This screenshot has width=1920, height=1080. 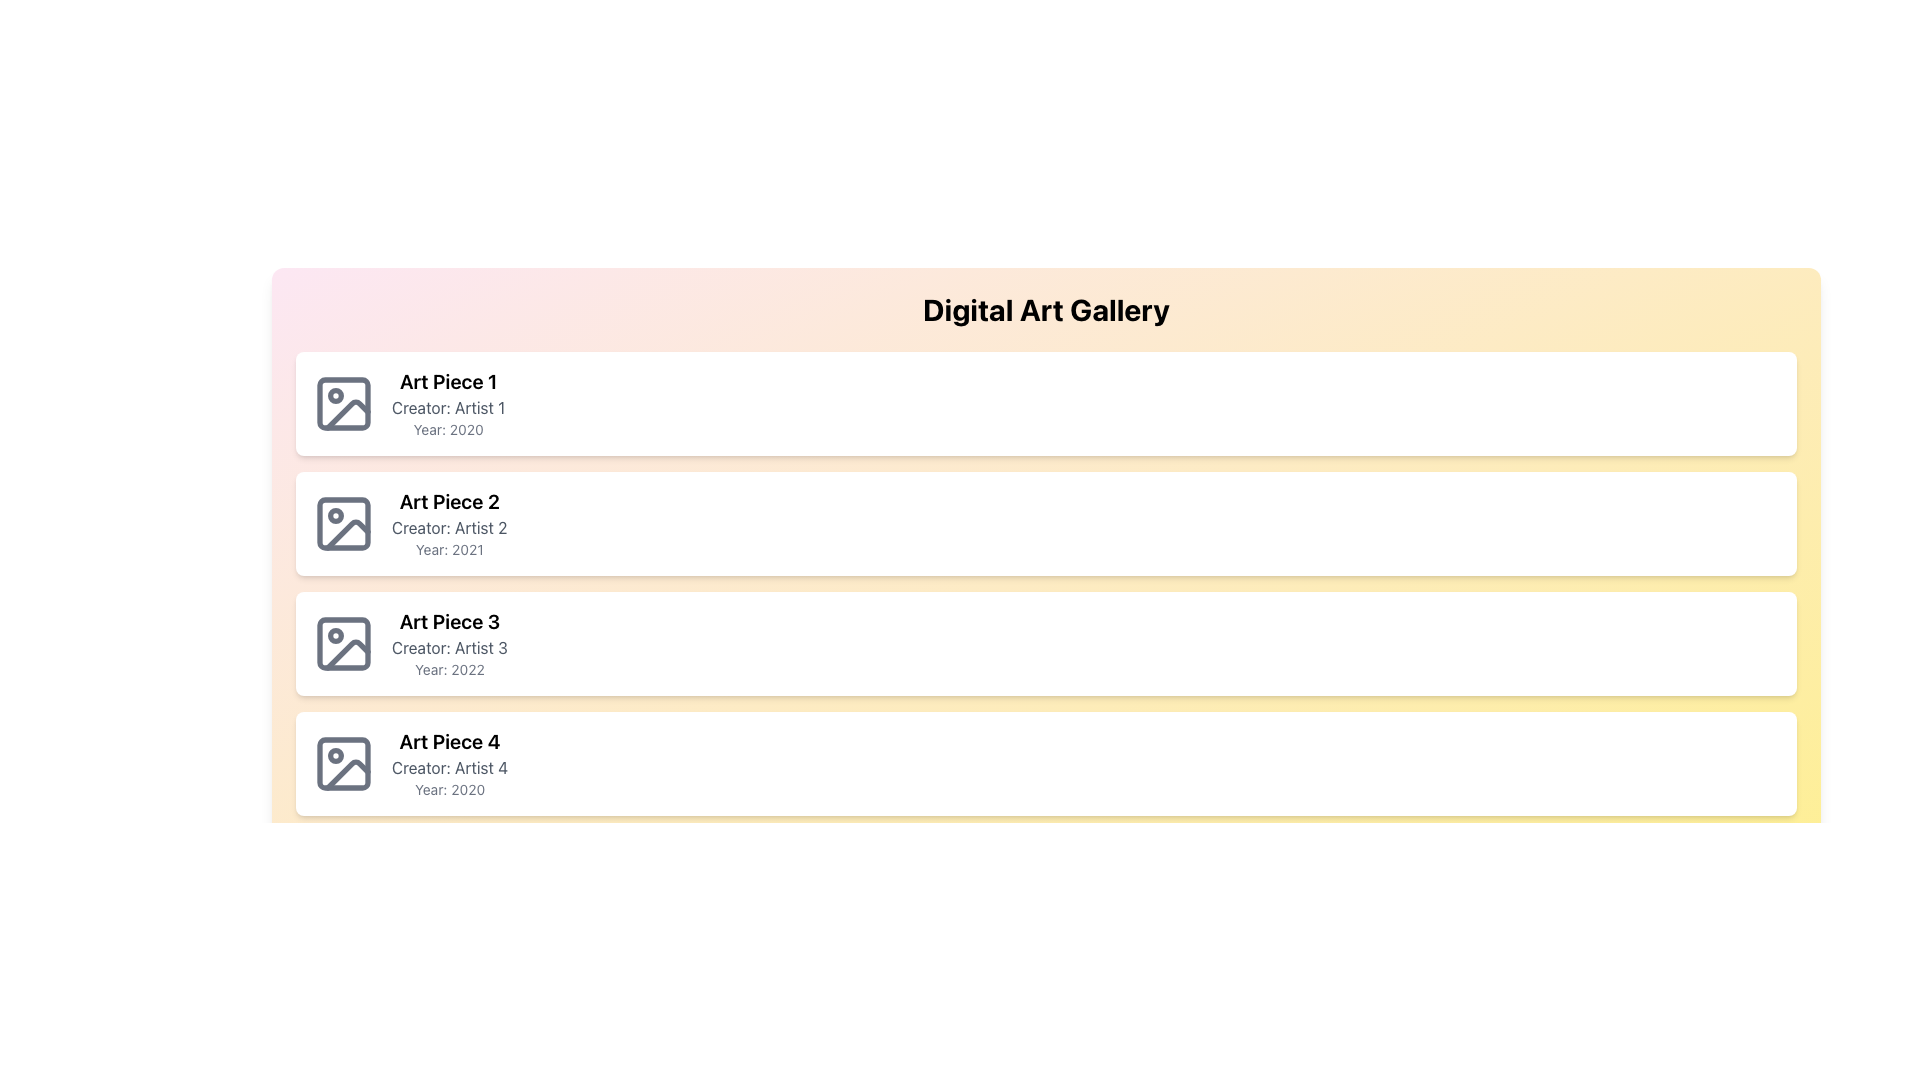 What do you see at coordinates (336, 756) in the screenshot?
I see `the small circle representing a graphical point within the SVG-based image component for Art Piece 4, located at the lower-left area of the image icon` at bounding box center [336, 756].